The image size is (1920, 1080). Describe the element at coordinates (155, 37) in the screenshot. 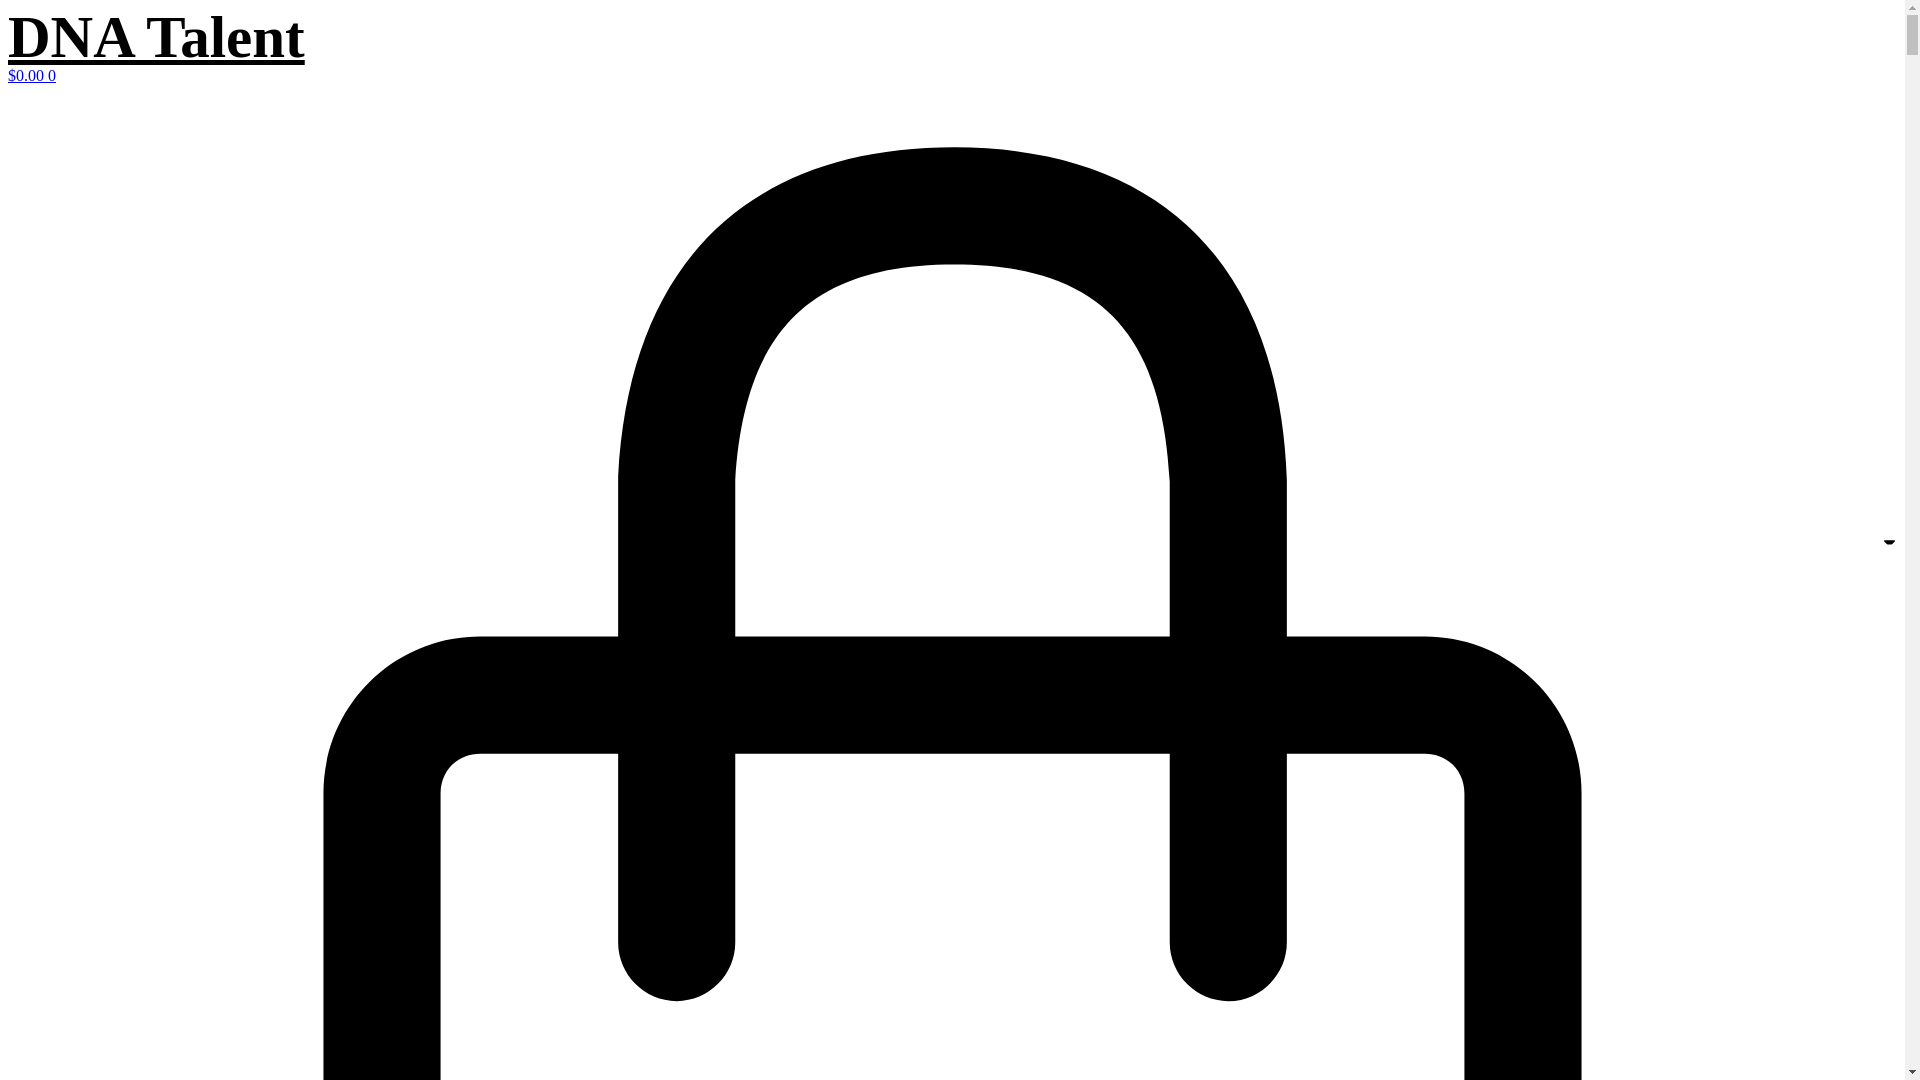

I see `'DNA Talent'` at that location.